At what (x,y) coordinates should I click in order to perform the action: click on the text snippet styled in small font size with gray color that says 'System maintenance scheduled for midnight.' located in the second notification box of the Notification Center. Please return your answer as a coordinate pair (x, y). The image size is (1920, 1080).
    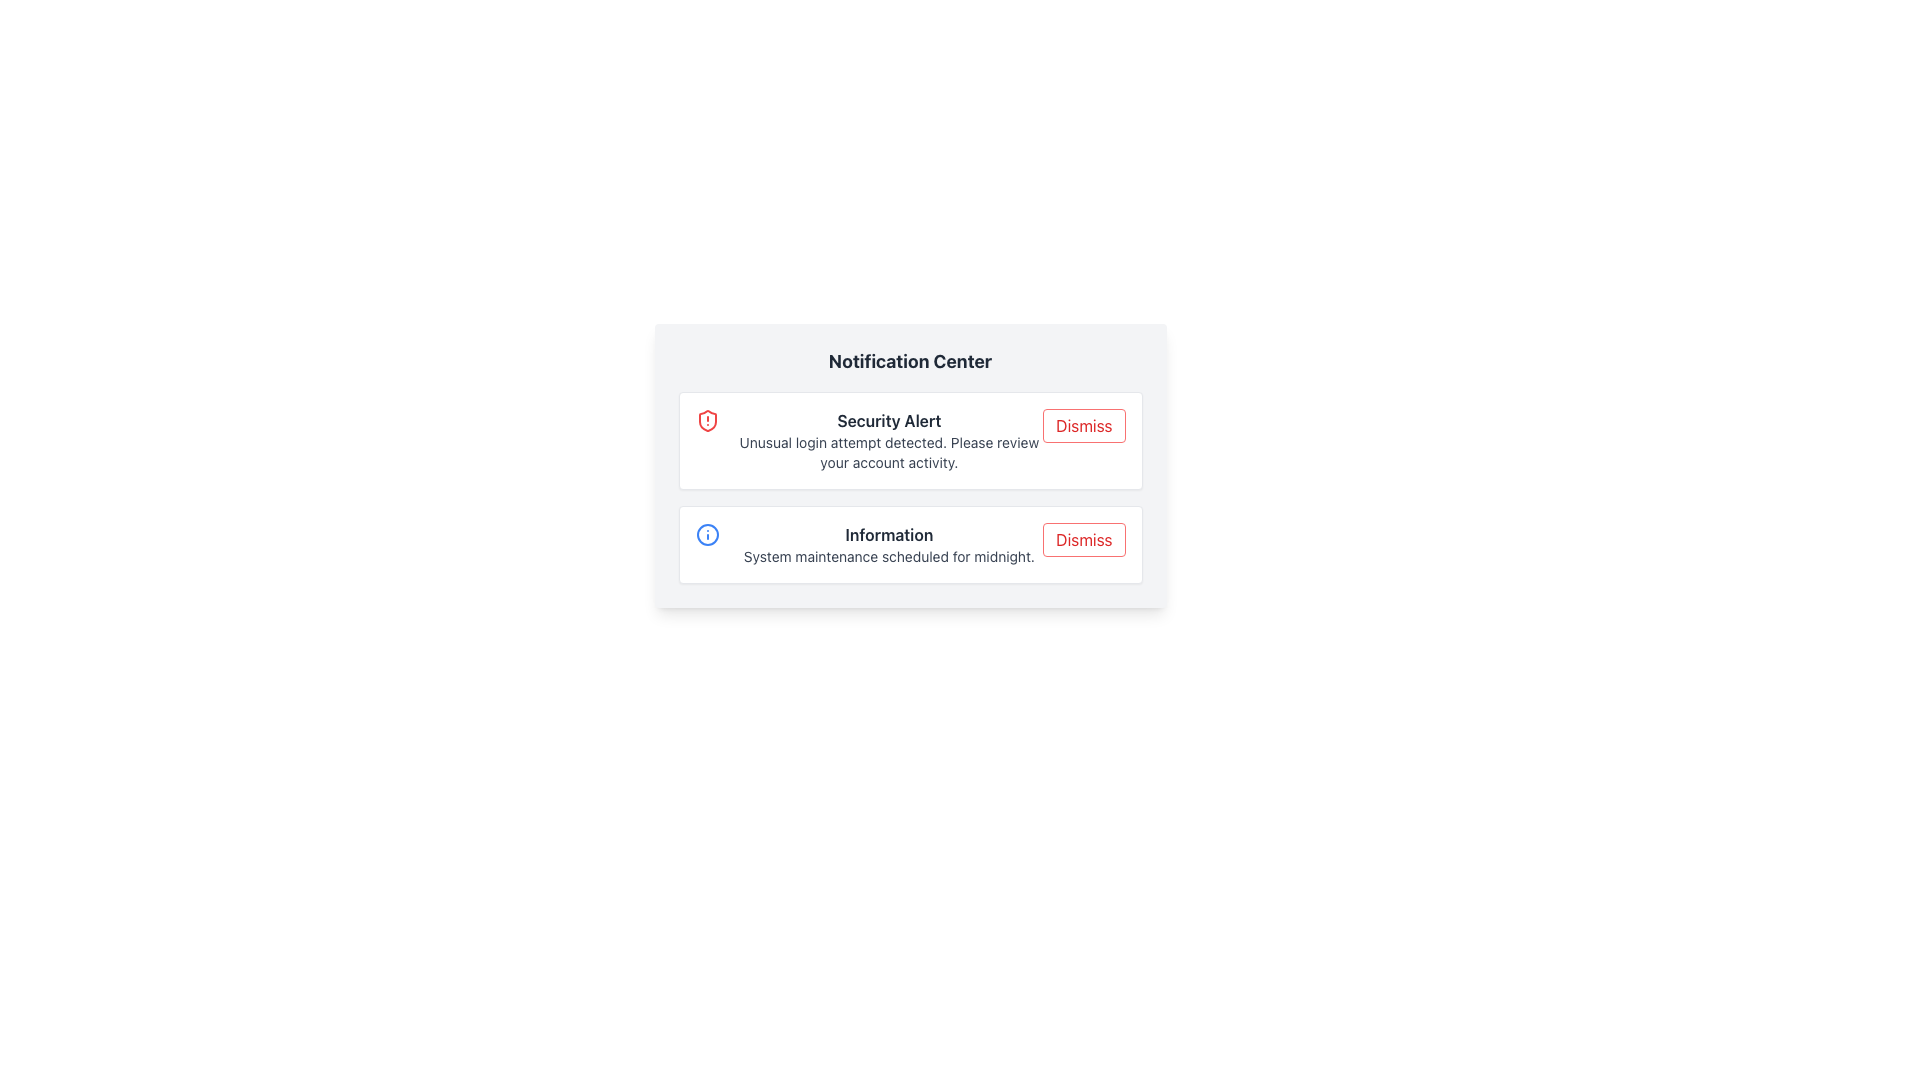
    Looking at the image, I should click on (888, 556).